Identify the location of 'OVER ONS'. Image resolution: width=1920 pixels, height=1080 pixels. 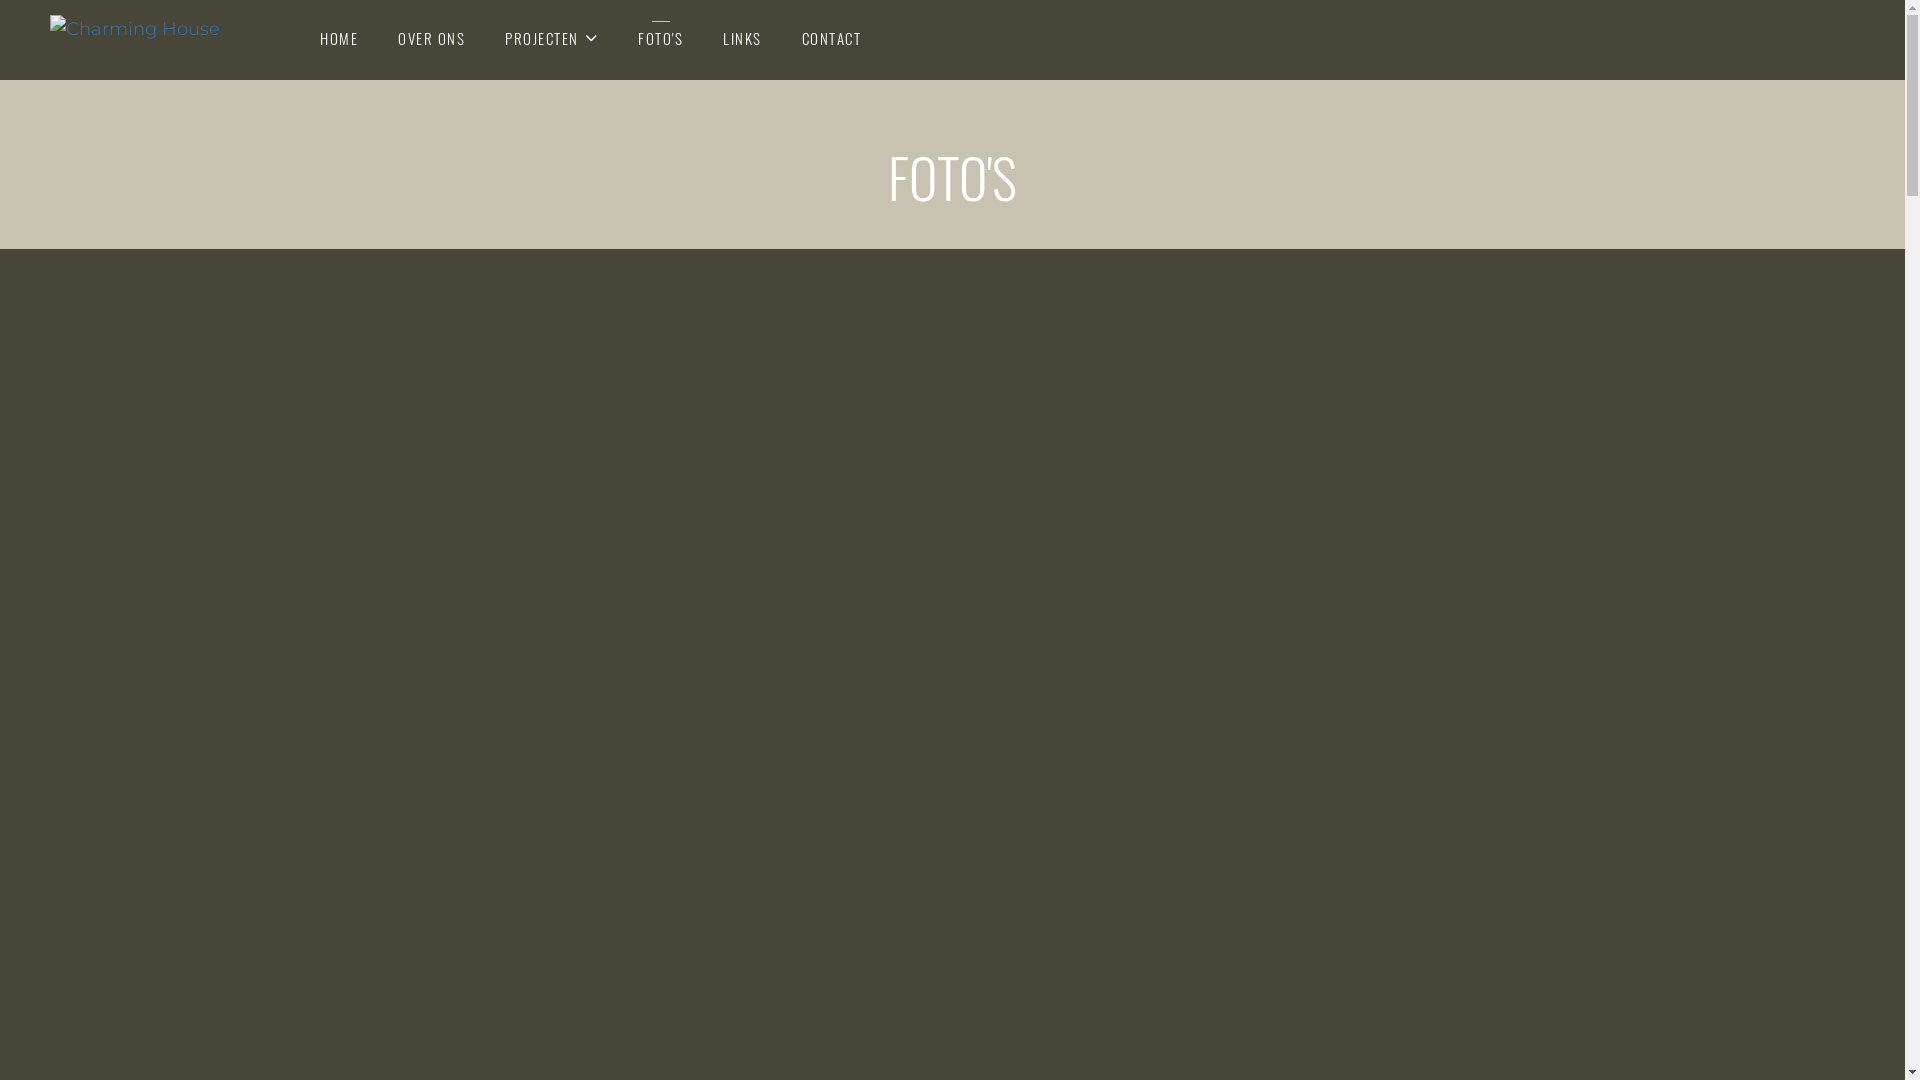
(430, 38).